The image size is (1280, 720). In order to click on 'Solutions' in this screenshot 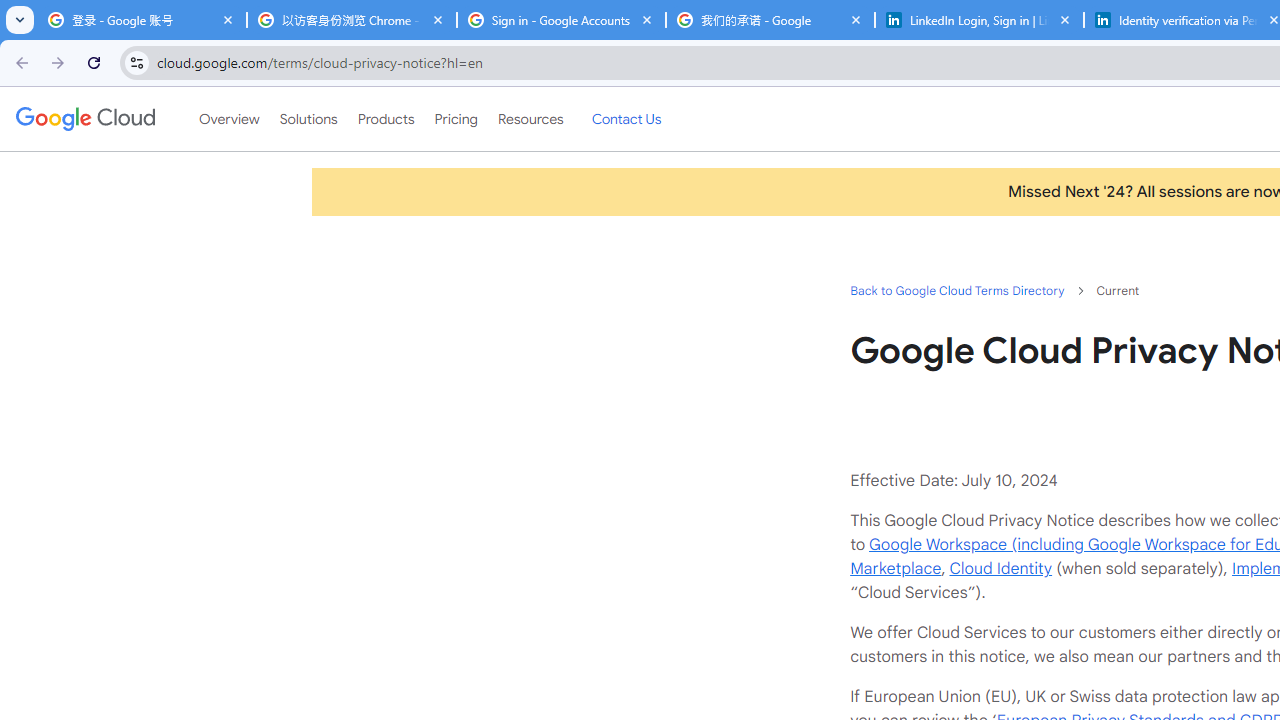, I will do `click(307, 119)`.